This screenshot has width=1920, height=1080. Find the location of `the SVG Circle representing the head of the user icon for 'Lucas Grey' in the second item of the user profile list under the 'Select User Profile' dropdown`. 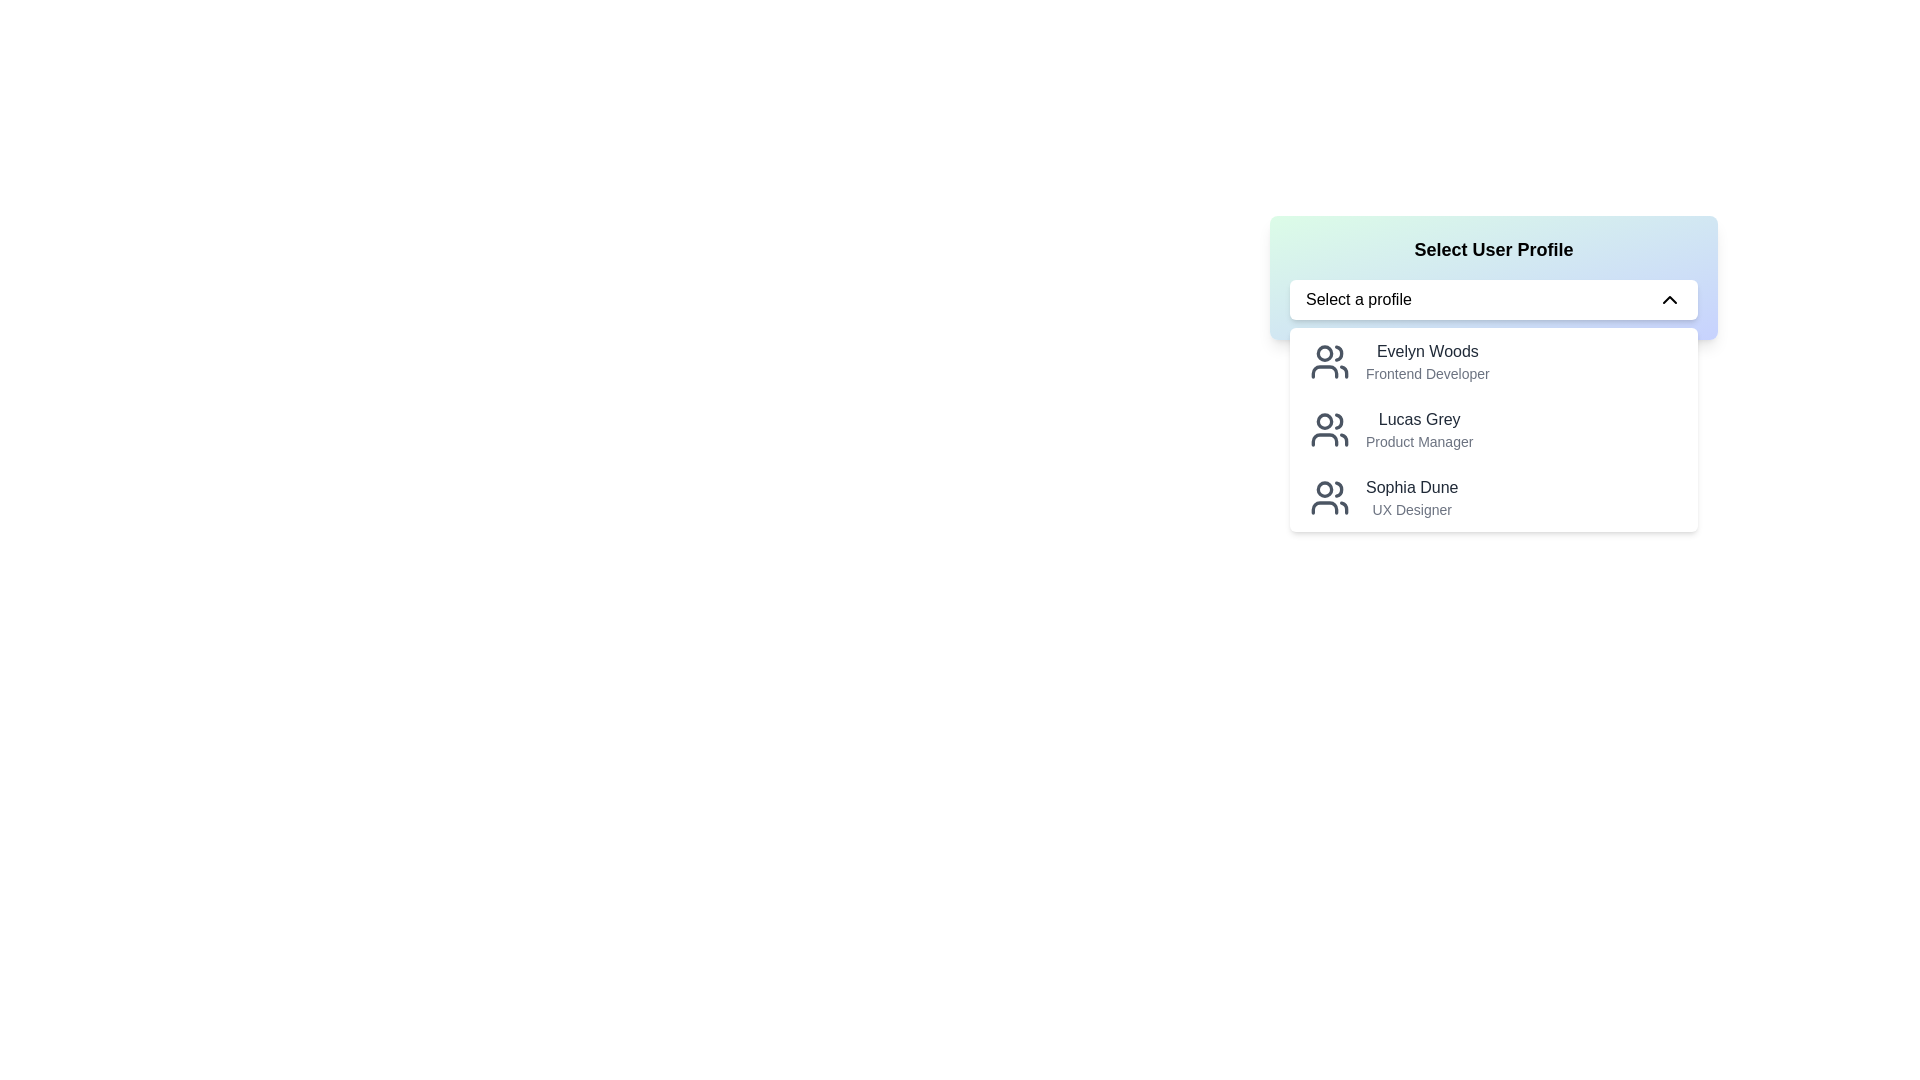

the SVG Circle representing the head of the user icon for 'Lucas Grey' in the second item of the user profile list under the 'Select User Profile' dropdown is located at coordinates (1324, 419).